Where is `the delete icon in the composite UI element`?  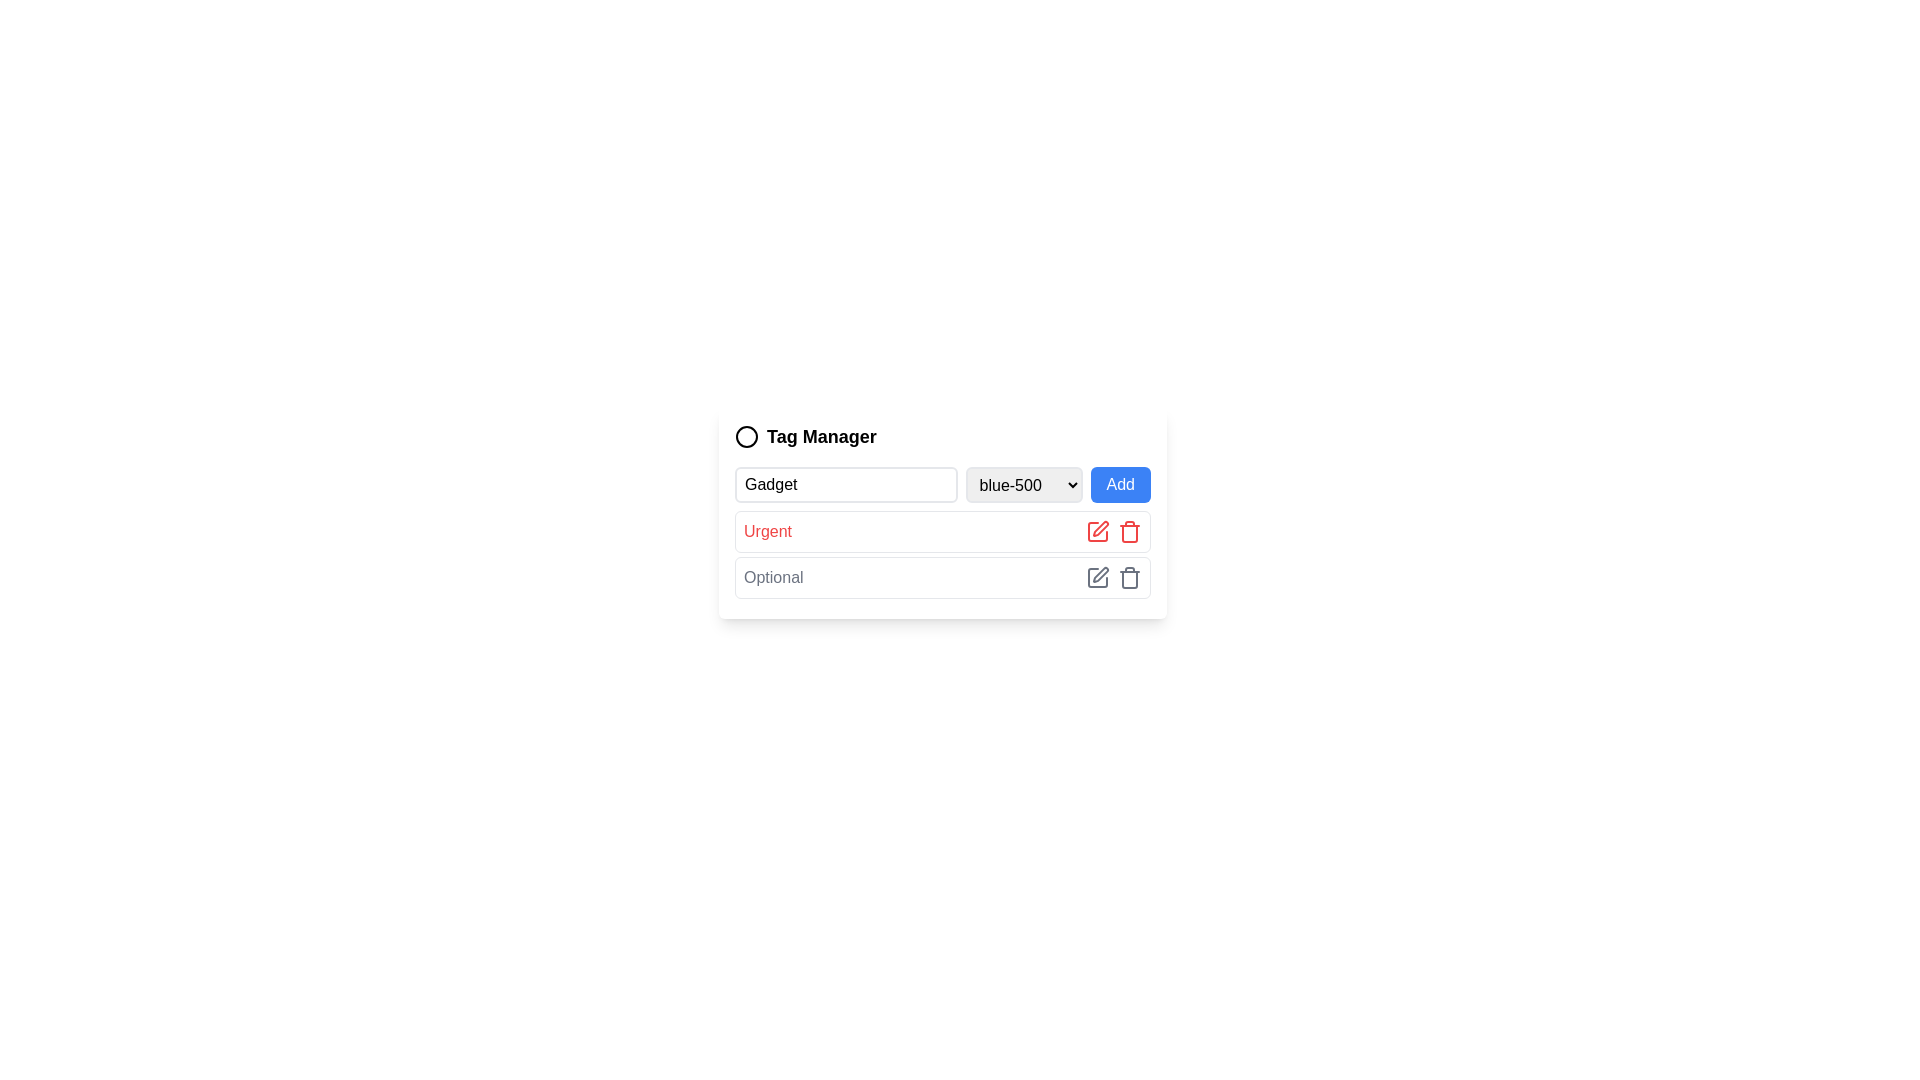
the delete icon in the composite UI element is located at coordinates (1112, 531).